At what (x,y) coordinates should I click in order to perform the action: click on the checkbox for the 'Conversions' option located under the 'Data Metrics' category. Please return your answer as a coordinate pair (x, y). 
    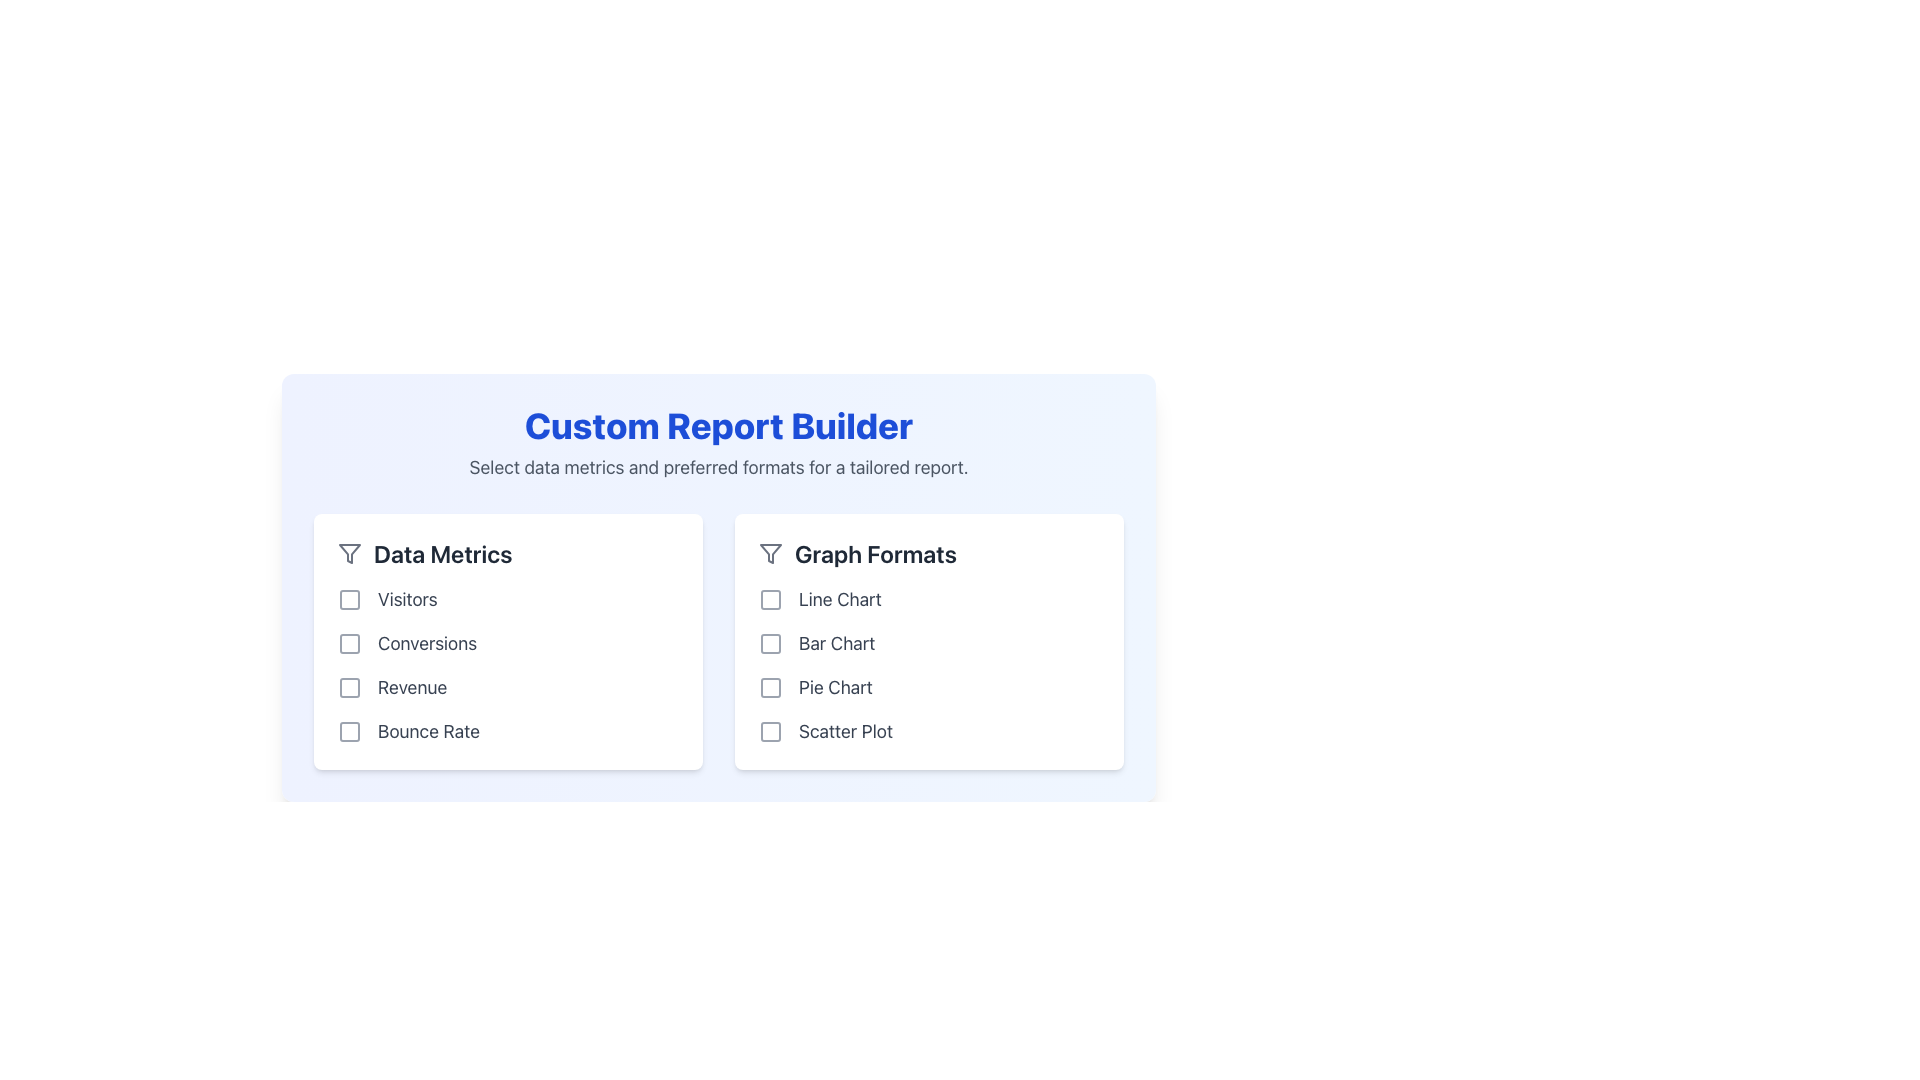
    Looking at the image, I should click on (350, 644).